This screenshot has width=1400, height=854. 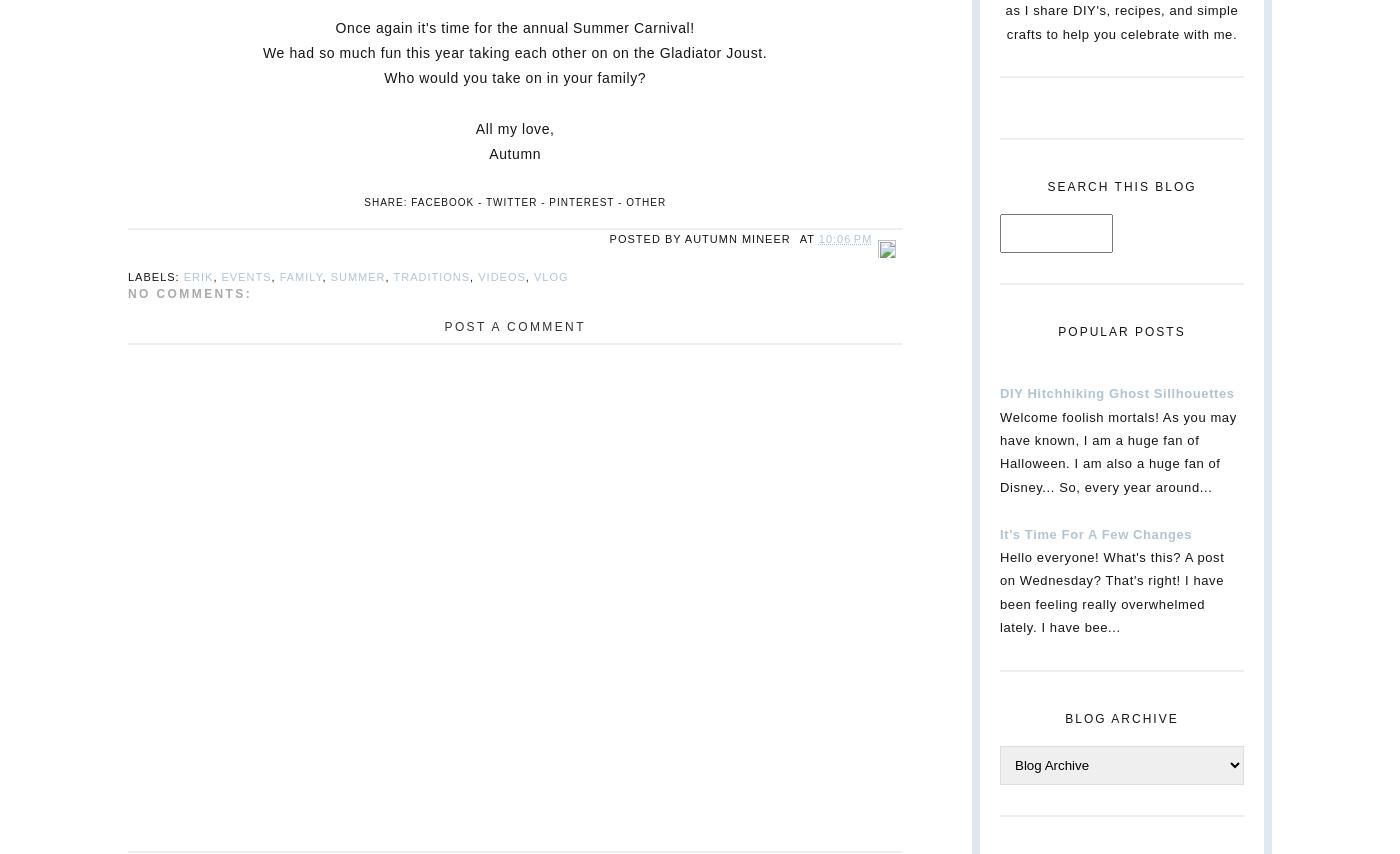 I want to click on 'No comments:', so click(x=127, y=293).